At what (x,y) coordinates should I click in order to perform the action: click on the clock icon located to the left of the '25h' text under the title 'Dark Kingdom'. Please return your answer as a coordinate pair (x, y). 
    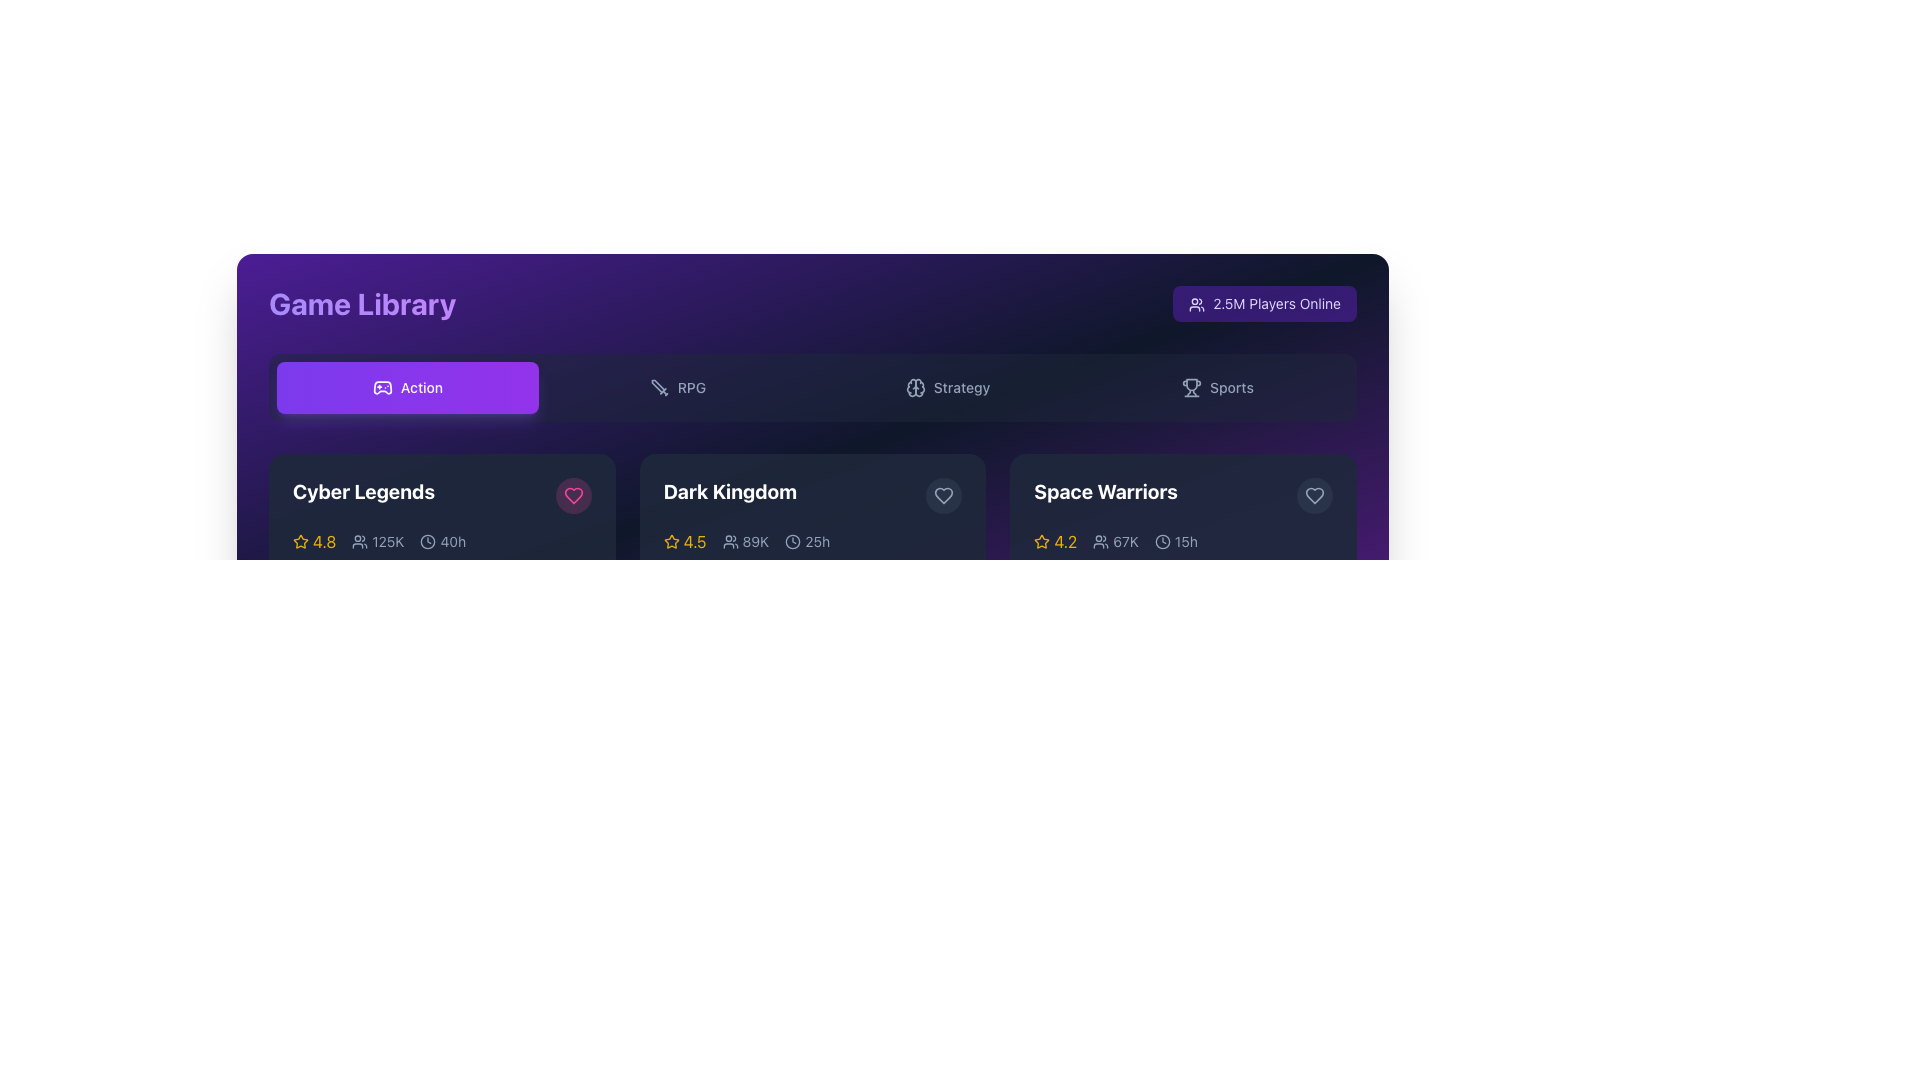
    Looking at the image, I should click on (792, 542).